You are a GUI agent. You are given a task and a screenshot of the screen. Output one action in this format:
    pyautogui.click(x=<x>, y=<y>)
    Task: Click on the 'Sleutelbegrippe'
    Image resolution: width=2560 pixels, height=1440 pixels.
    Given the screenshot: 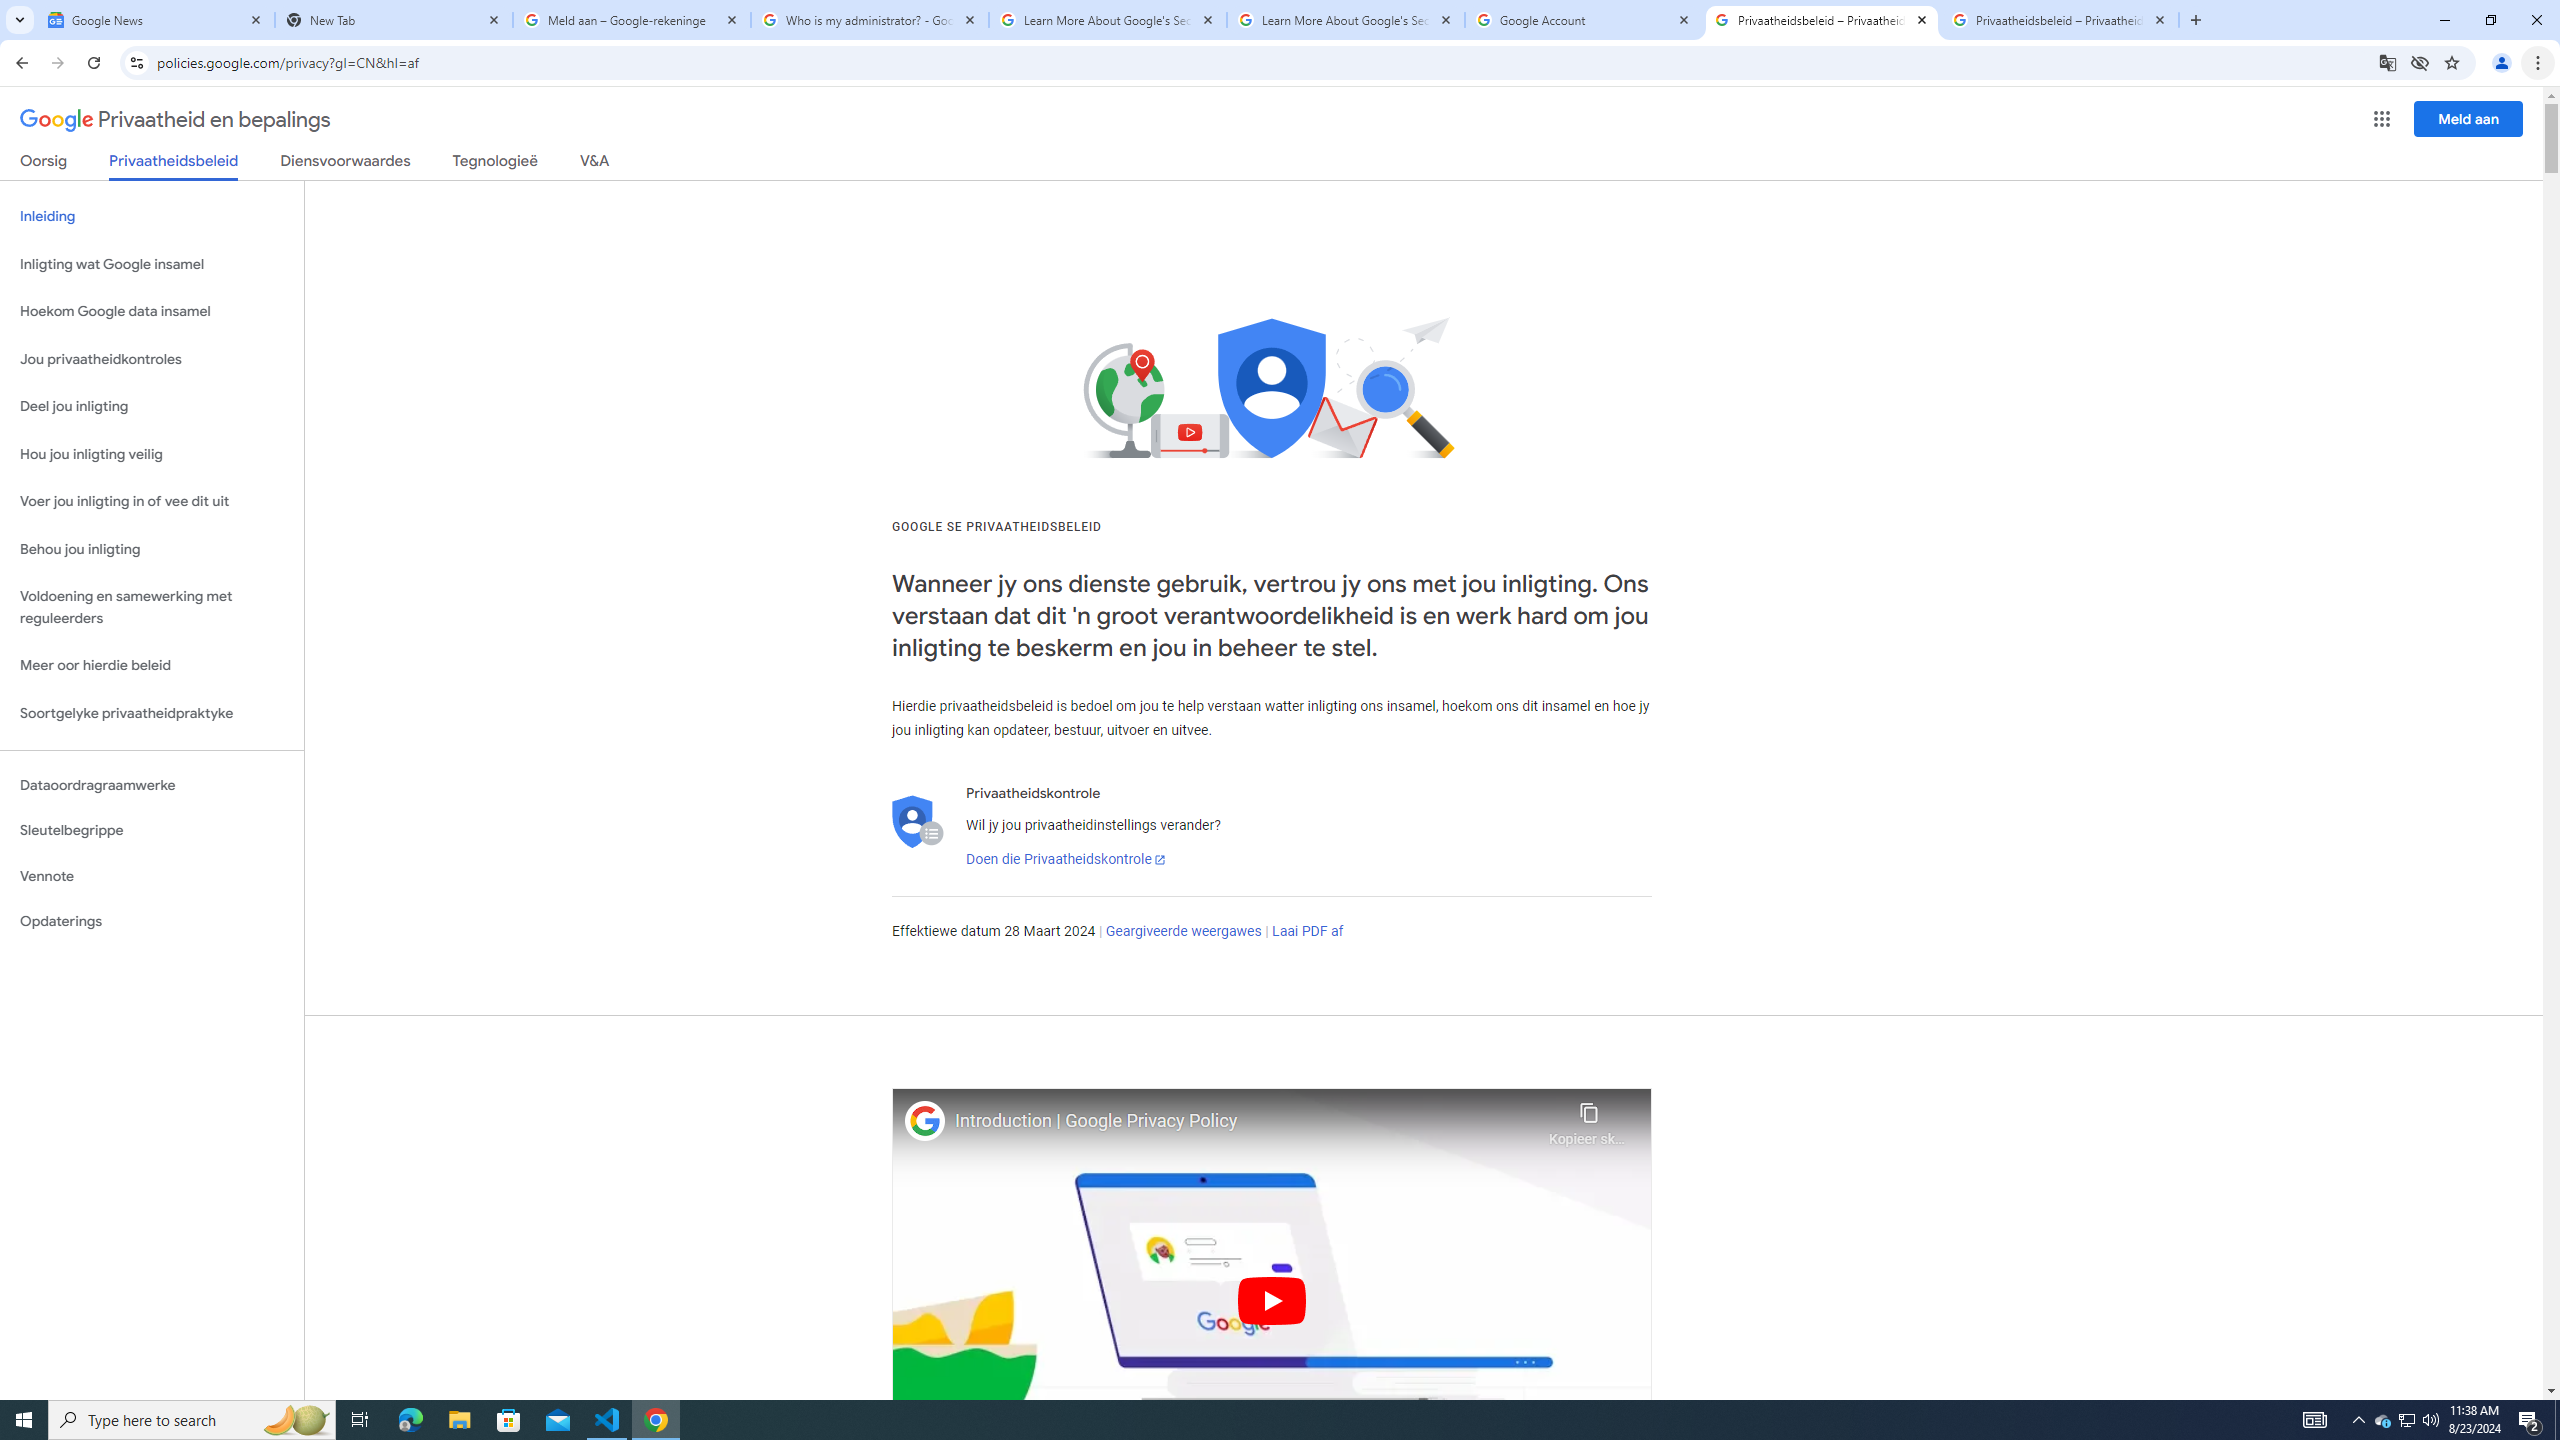 What is the action you would take?
    pyautogui.click(x=151, y=830)
    